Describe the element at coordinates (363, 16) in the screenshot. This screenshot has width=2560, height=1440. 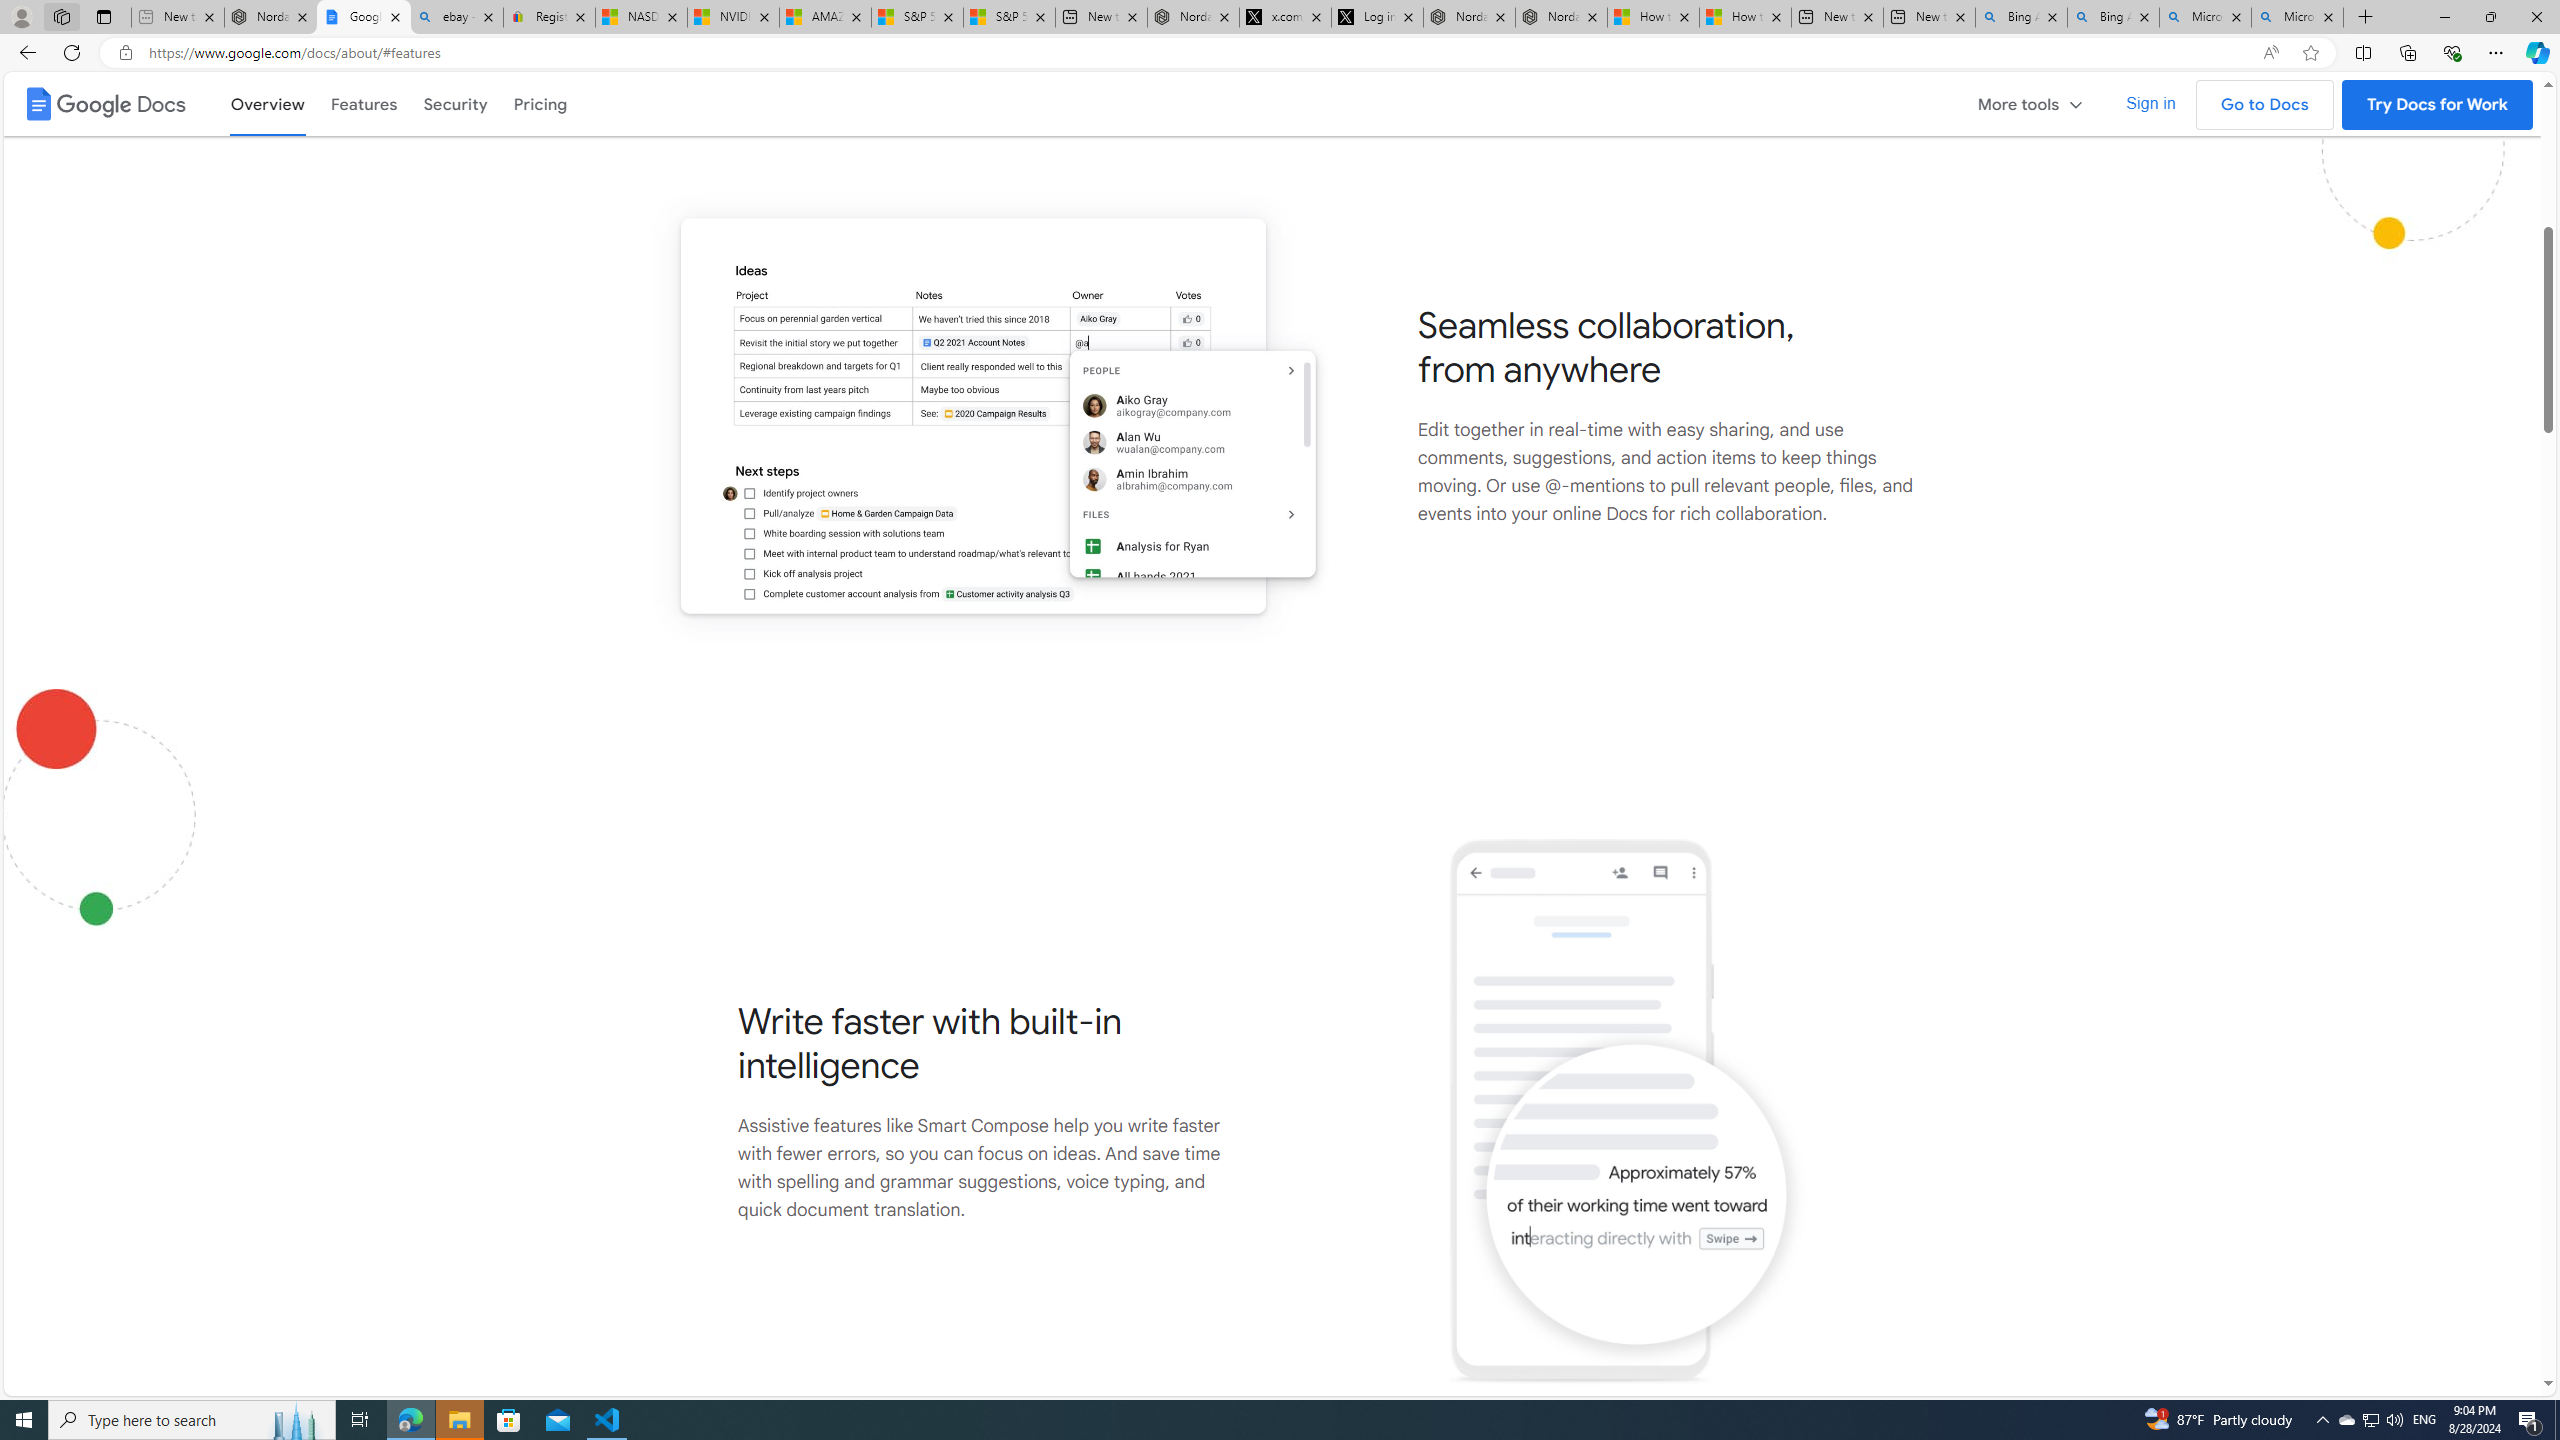
I see `'Google Docs: Online Document Editor | Google Workspace'` at that location.